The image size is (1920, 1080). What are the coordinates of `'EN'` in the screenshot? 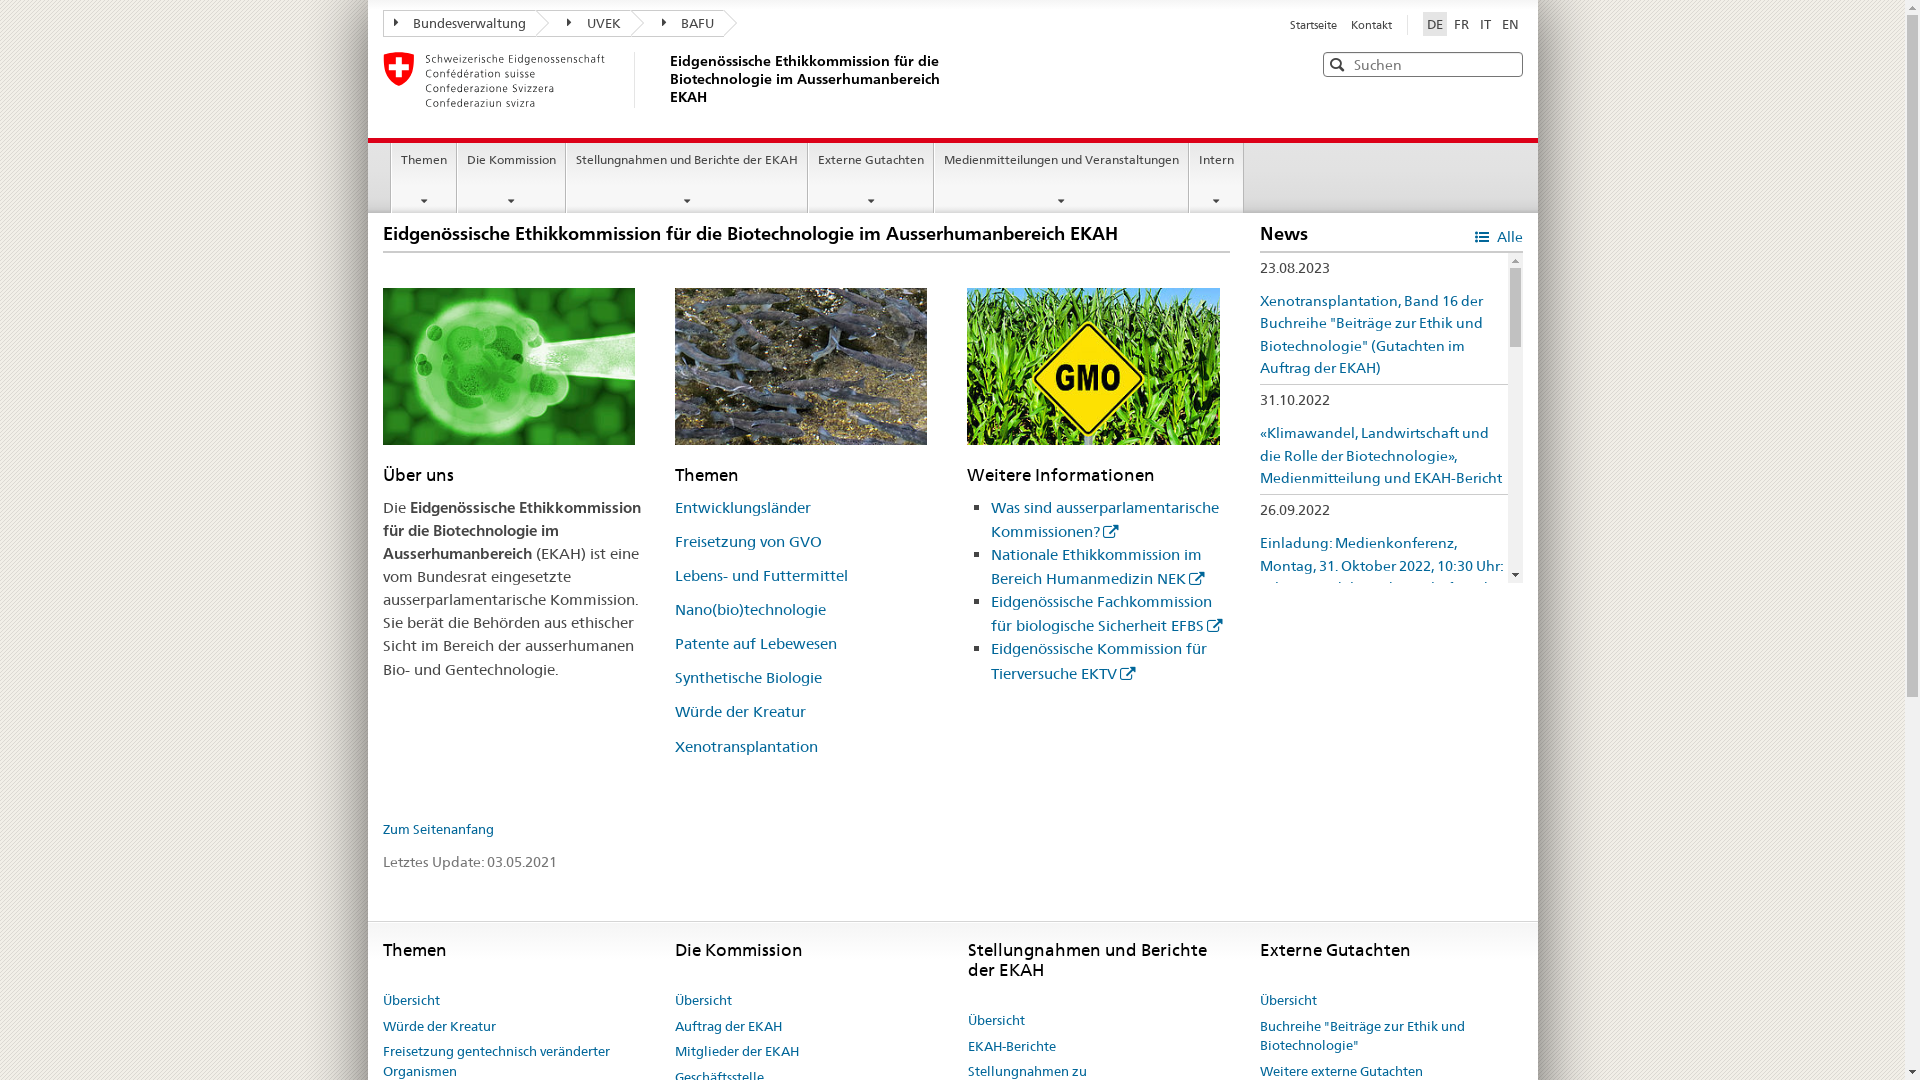 It's located at (1510, 23).